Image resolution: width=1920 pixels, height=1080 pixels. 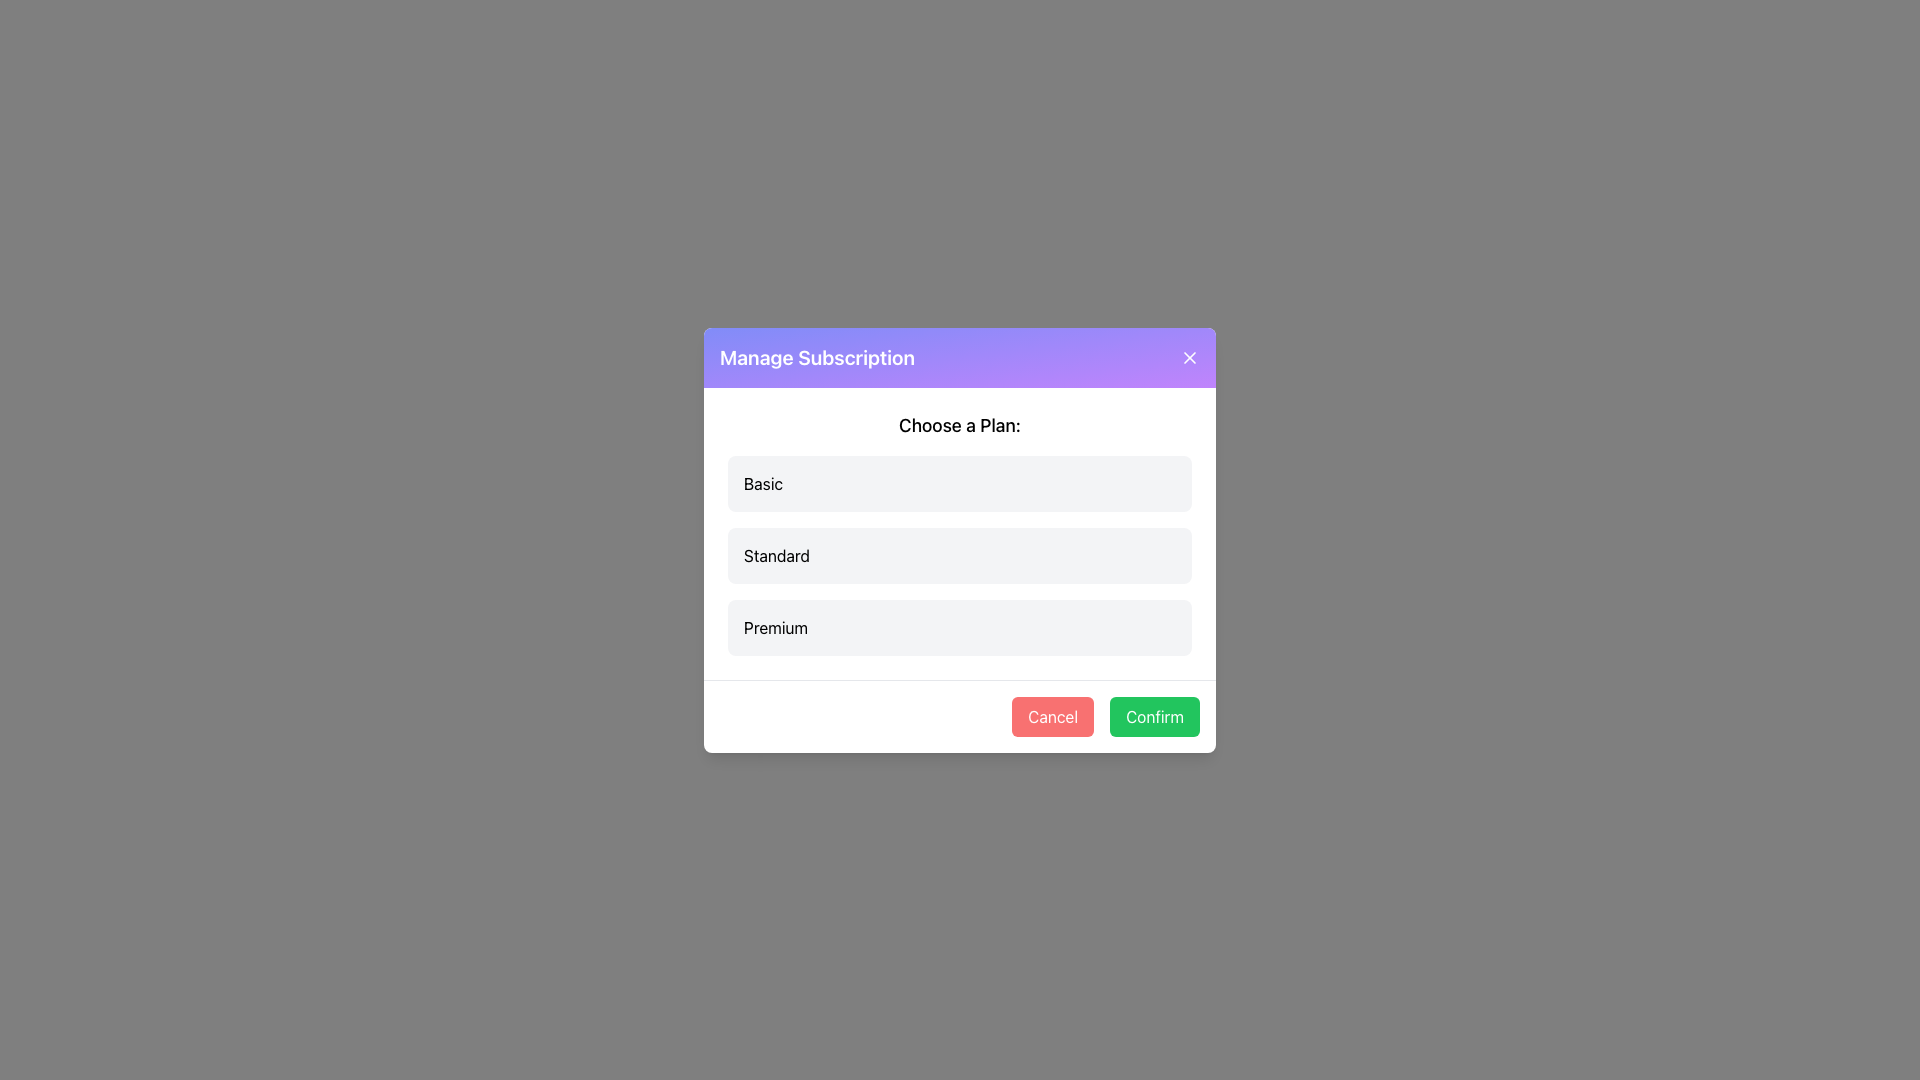 What do you see at coordinates (1155, 715) in the screenshot?
I see `keyboard navigation` at bounding box center [1155, 715].